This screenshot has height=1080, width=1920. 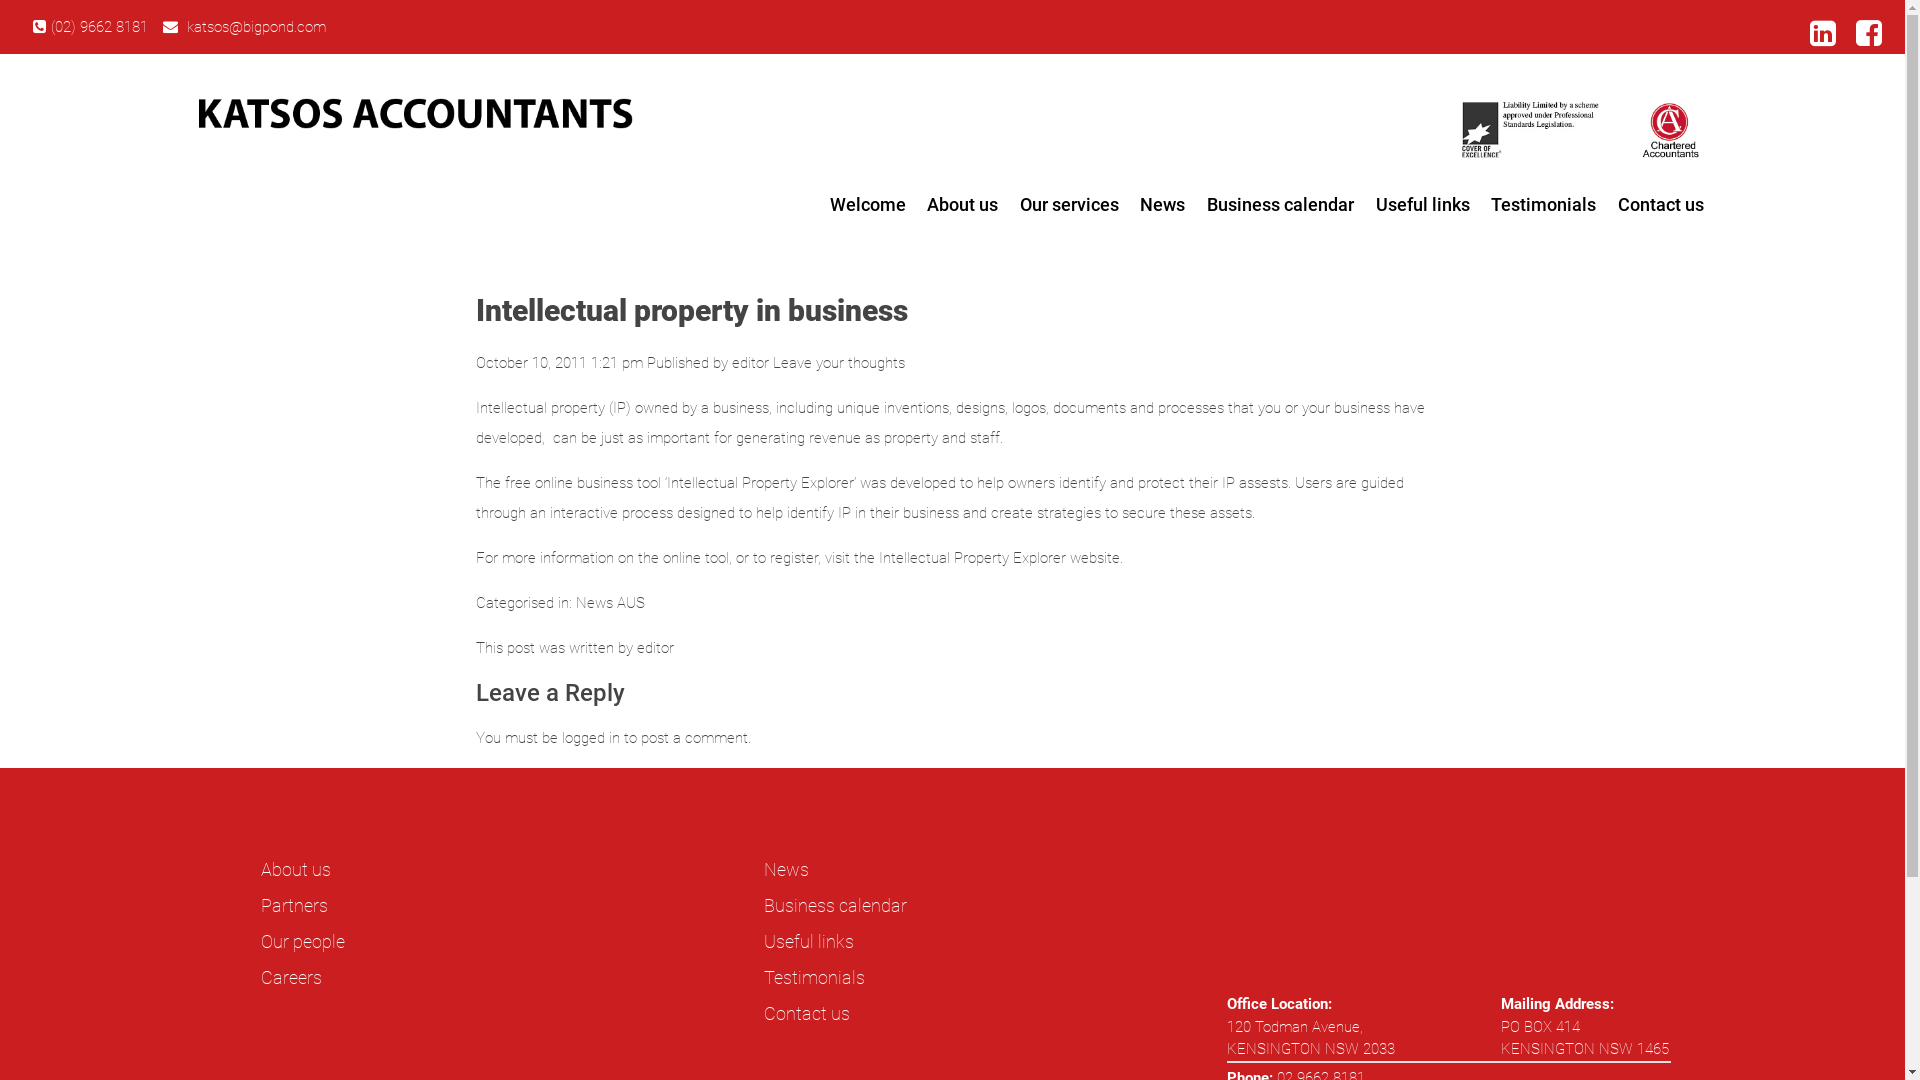 What do you see at coordinates (749, 362) in the screenshot?
I see `'editor'` at bounding box center [749, 362].